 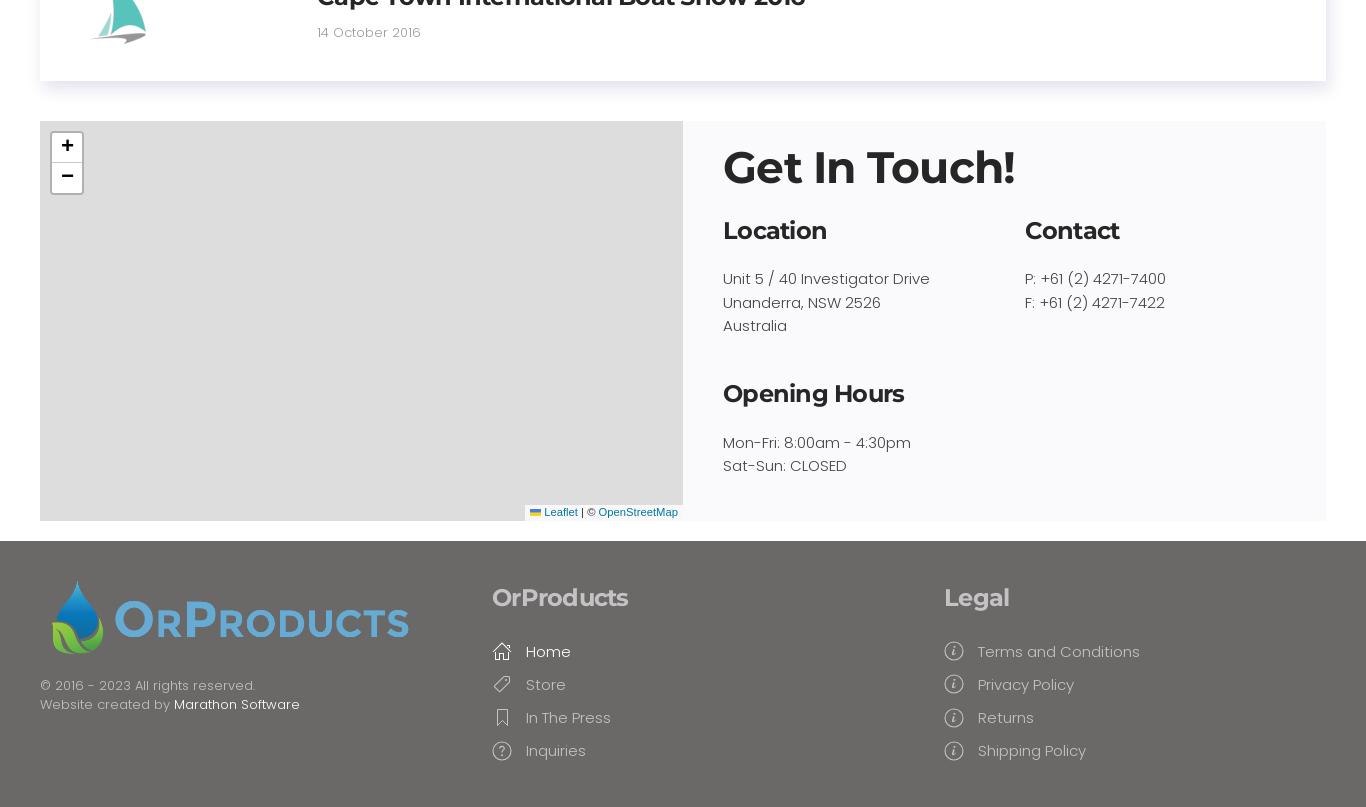 What do you see at coordinates (1023, 277) in the screenshot?
I see `'P: +61 (2) 4271-7400'` at bounding box center [1023, 277].